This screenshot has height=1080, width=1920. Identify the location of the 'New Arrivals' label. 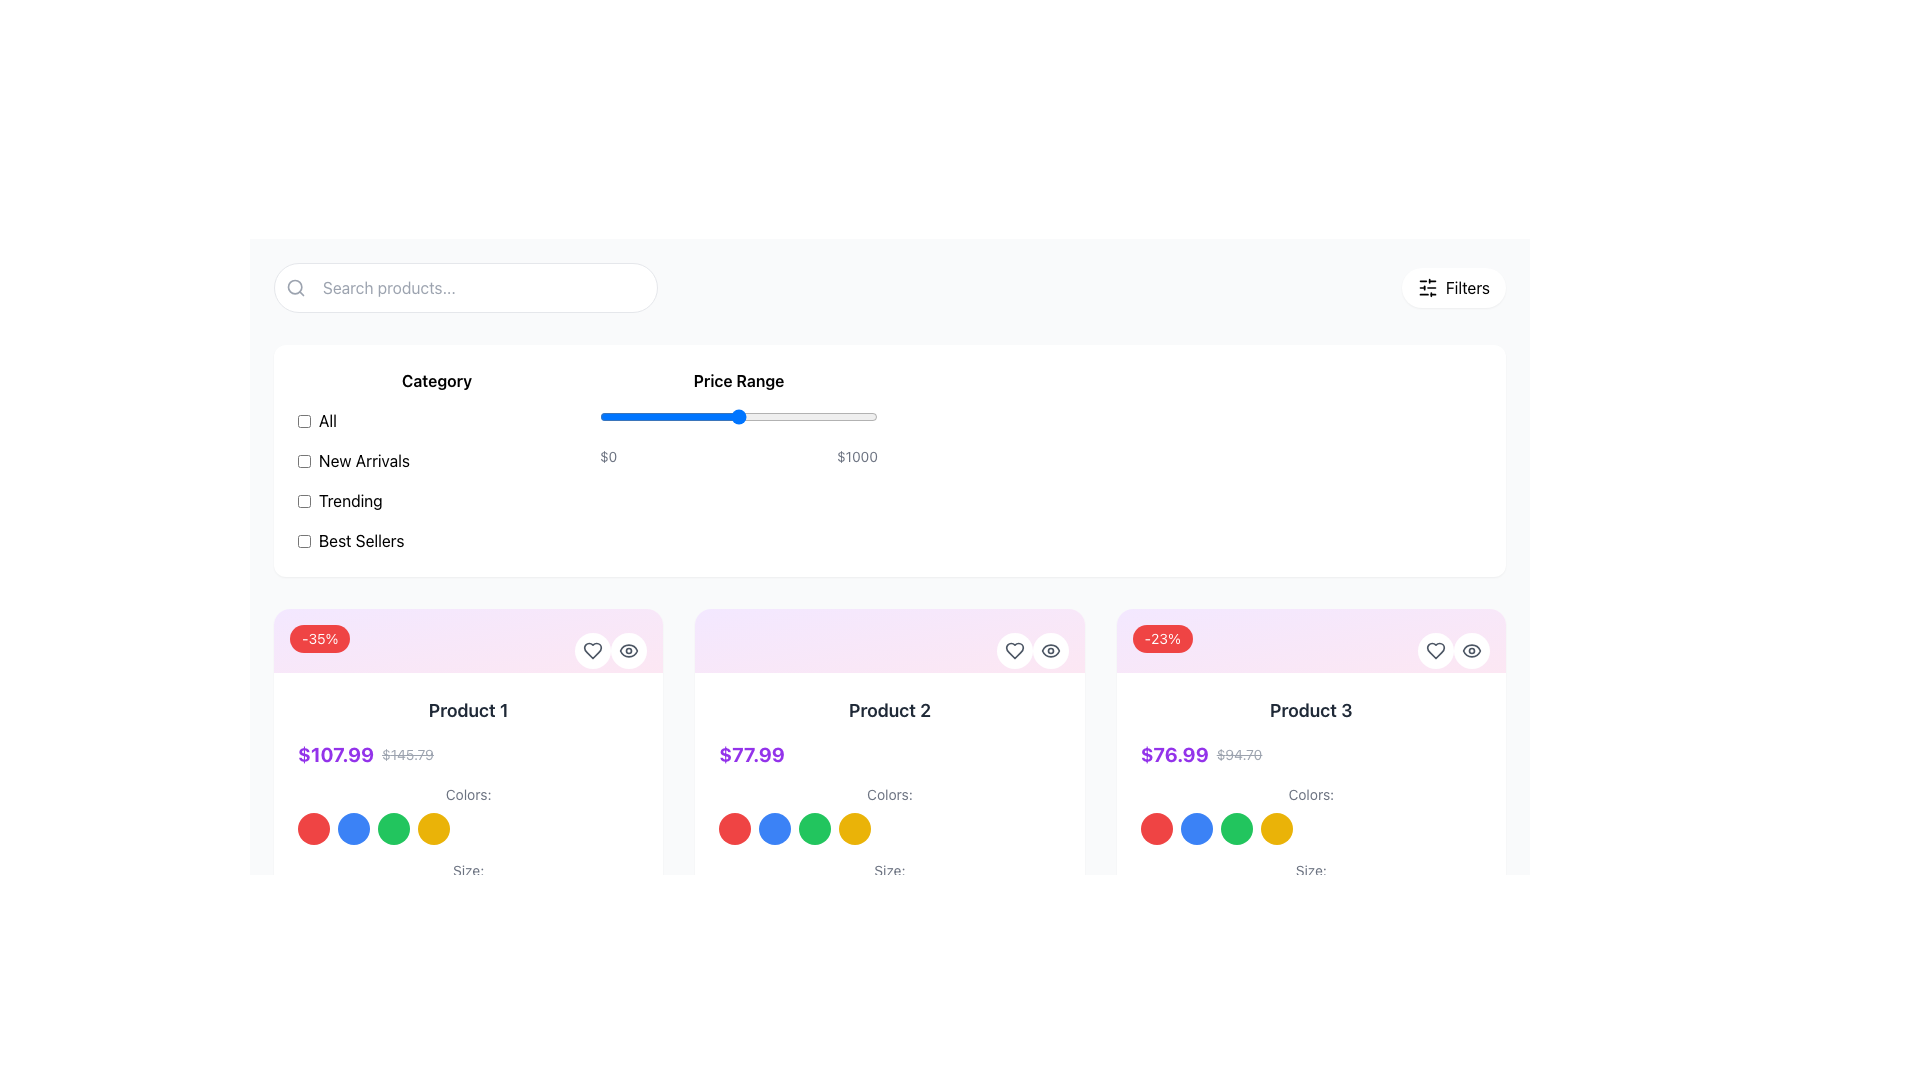
(364, 461).